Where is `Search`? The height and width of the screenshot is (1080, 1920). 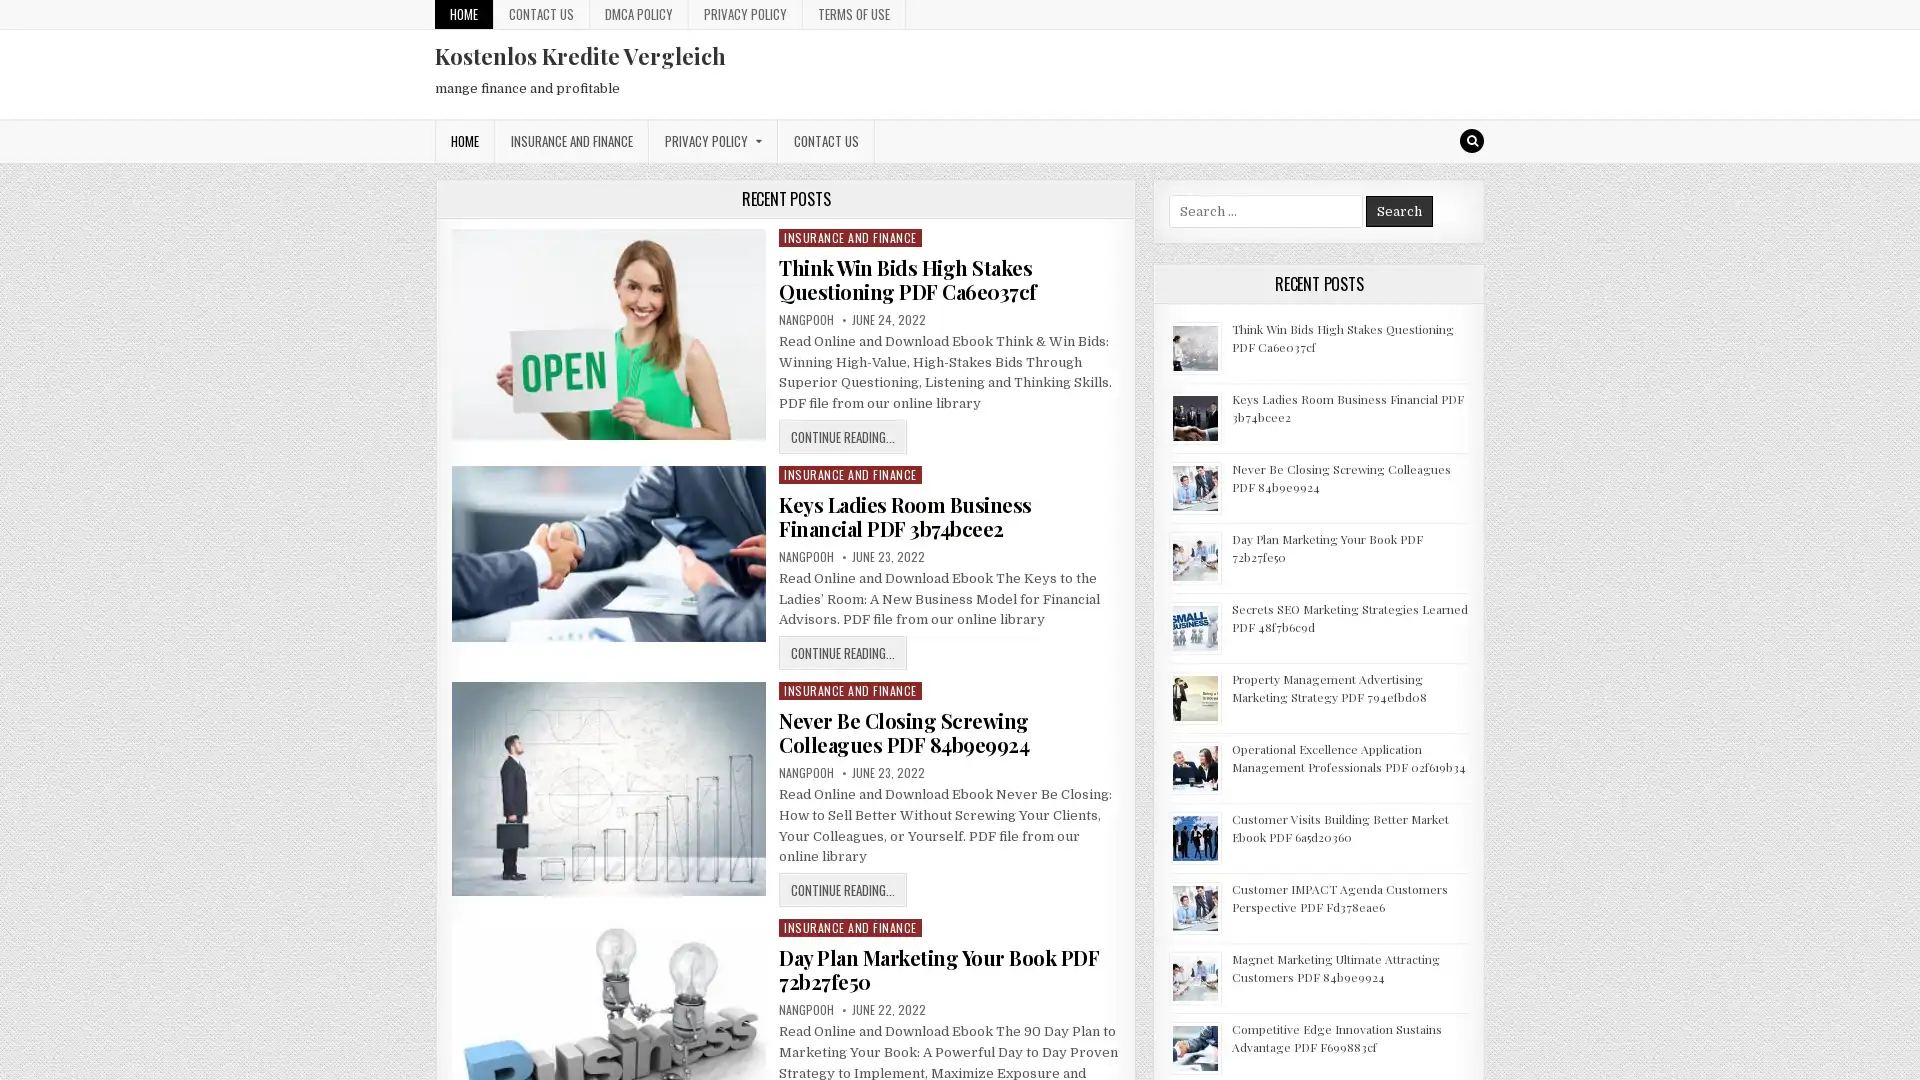 Search is located at coordinates (1398, 211).